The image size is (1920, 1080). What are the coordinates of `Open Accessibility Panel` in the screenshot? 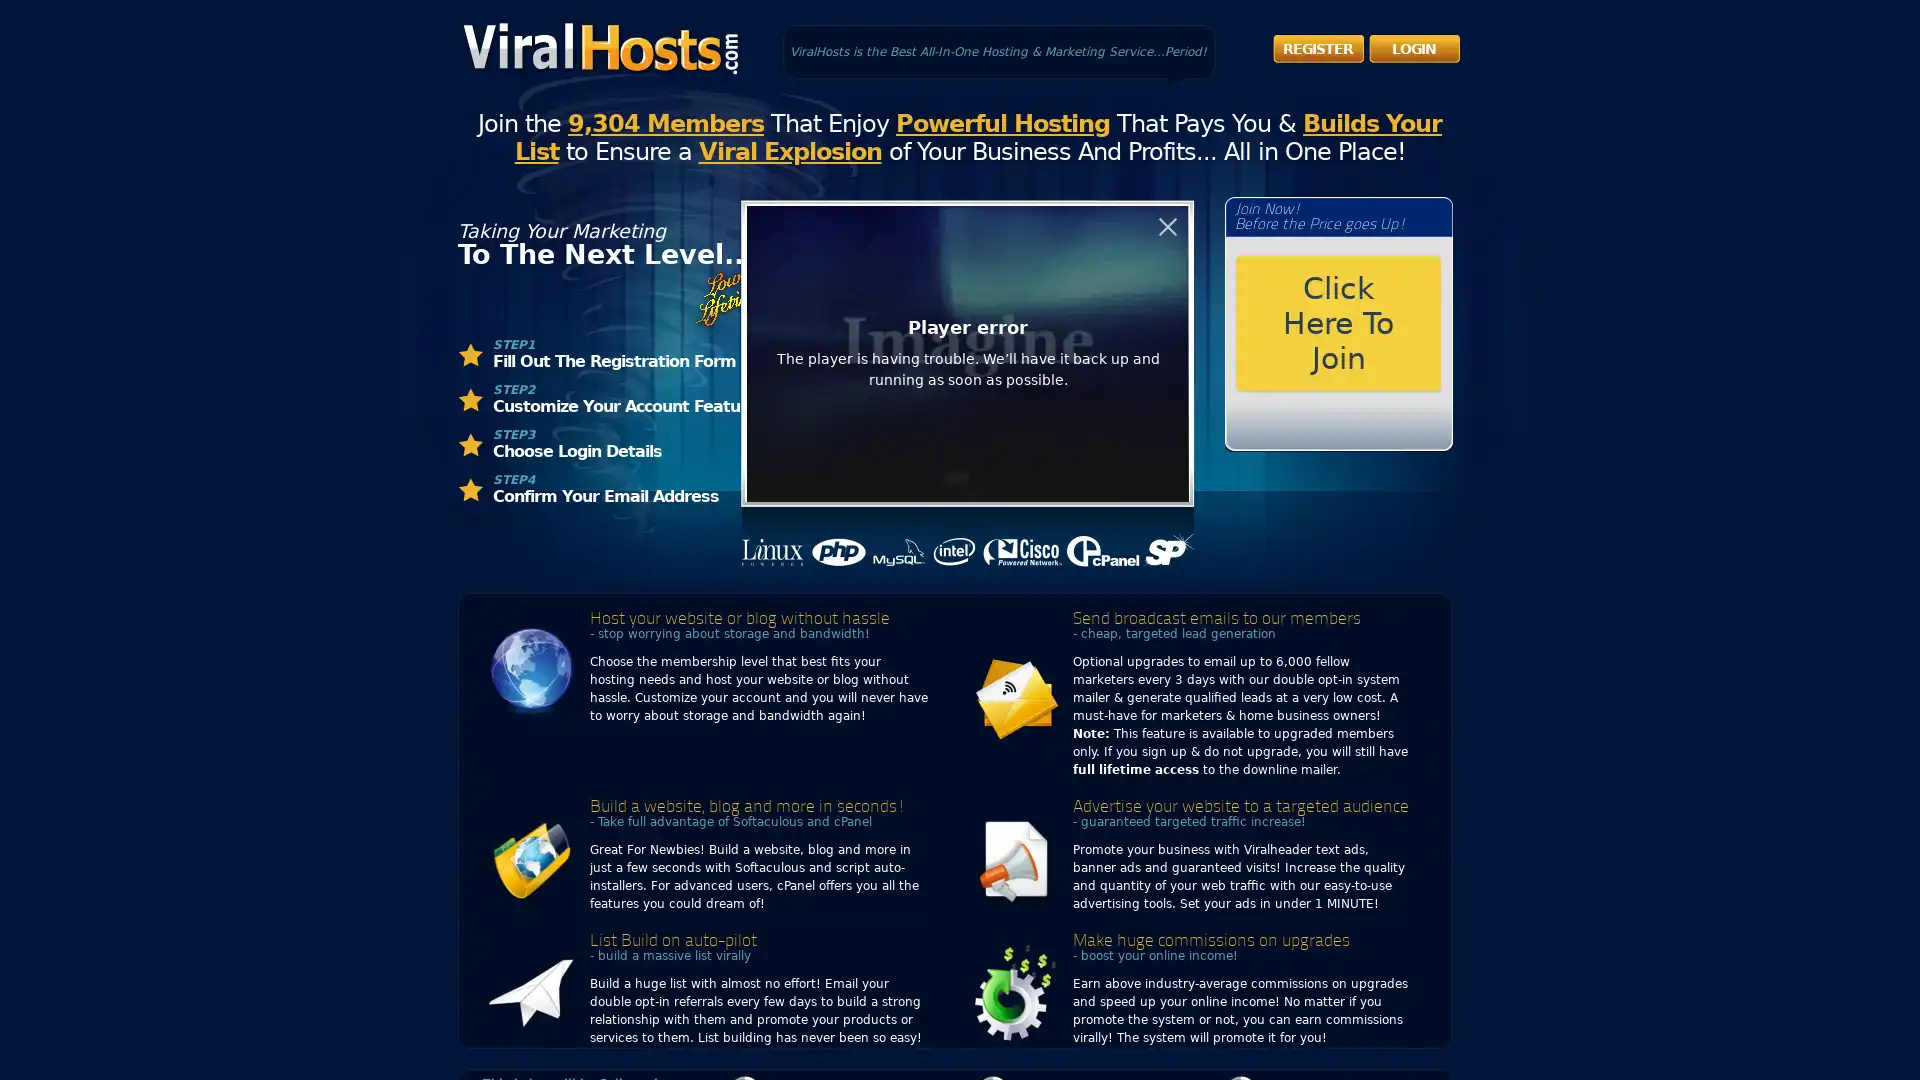 It's located at (1881, 577).